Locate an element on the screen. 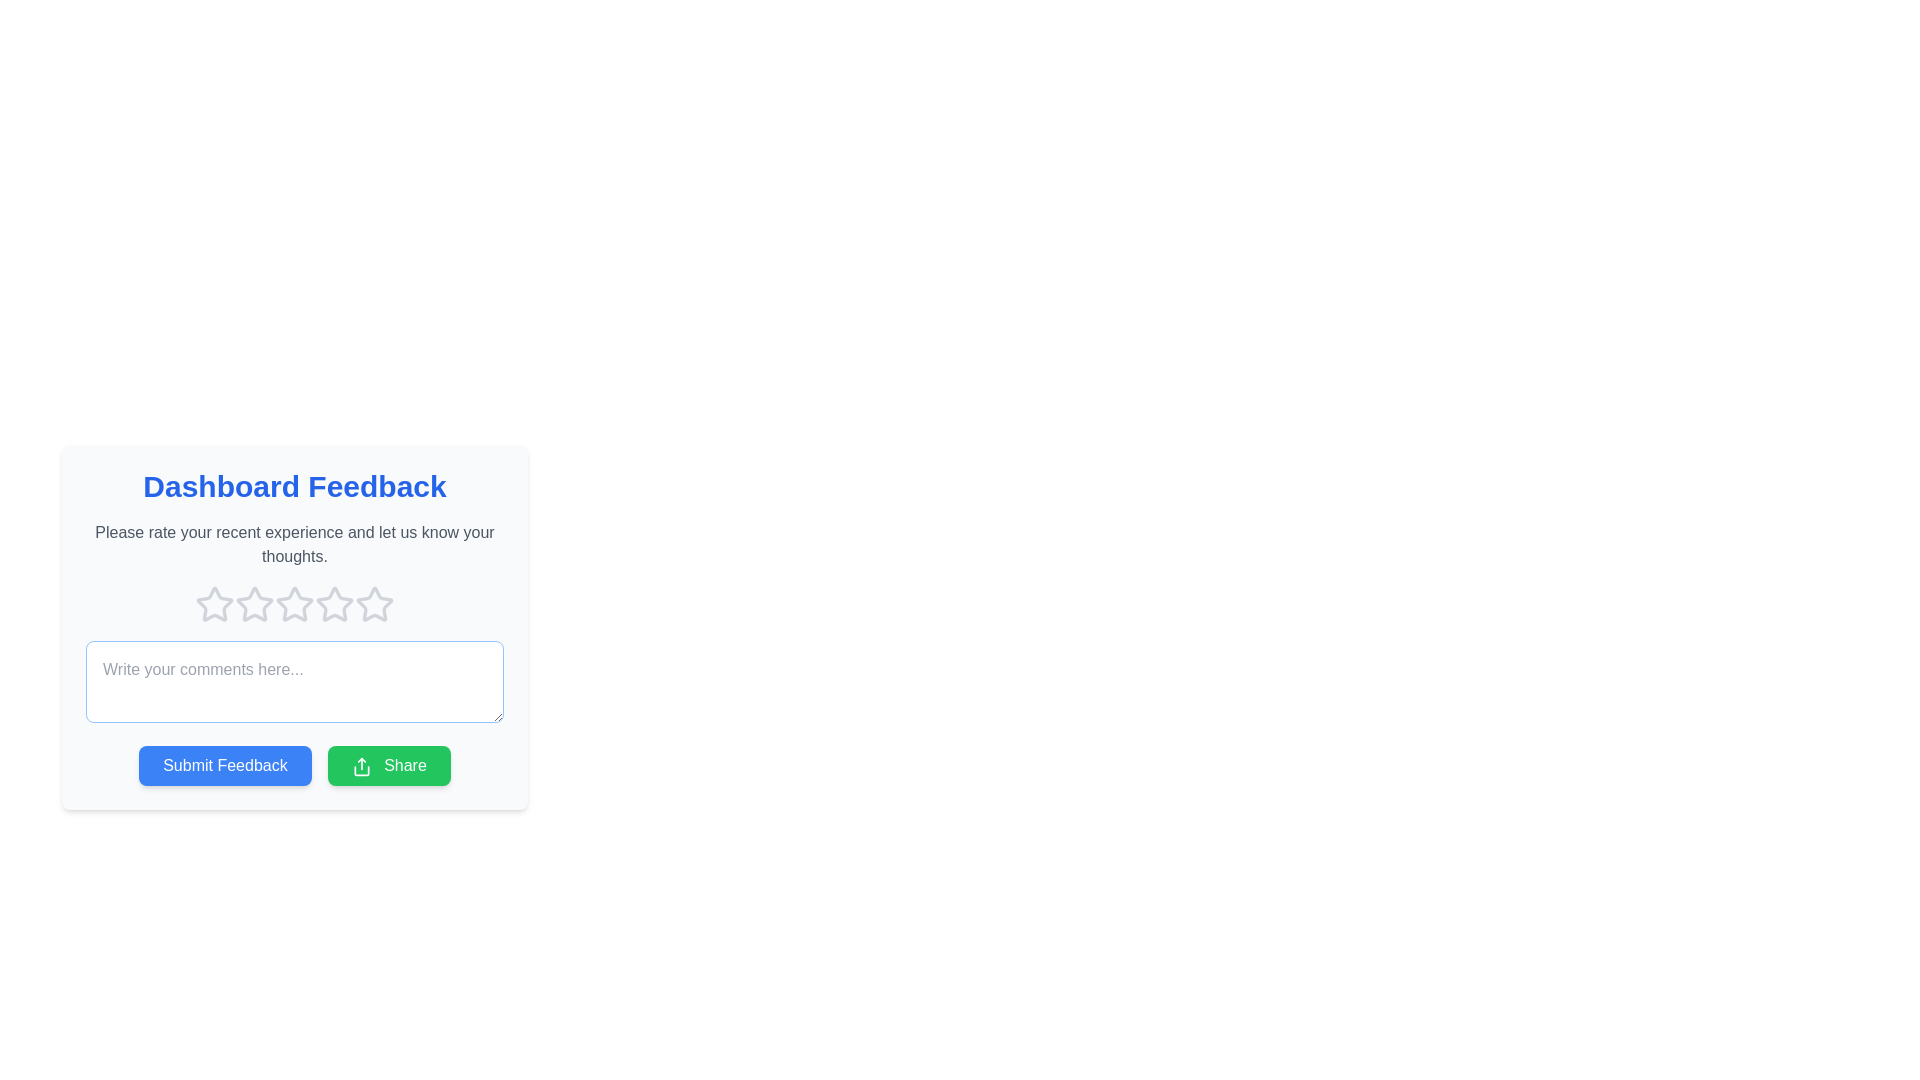 The height and width of the screenshot is (1080, 1920). the second star icon in the rating system below the 'Dashboard Feedback' heading is located at coordinates (293, 603).